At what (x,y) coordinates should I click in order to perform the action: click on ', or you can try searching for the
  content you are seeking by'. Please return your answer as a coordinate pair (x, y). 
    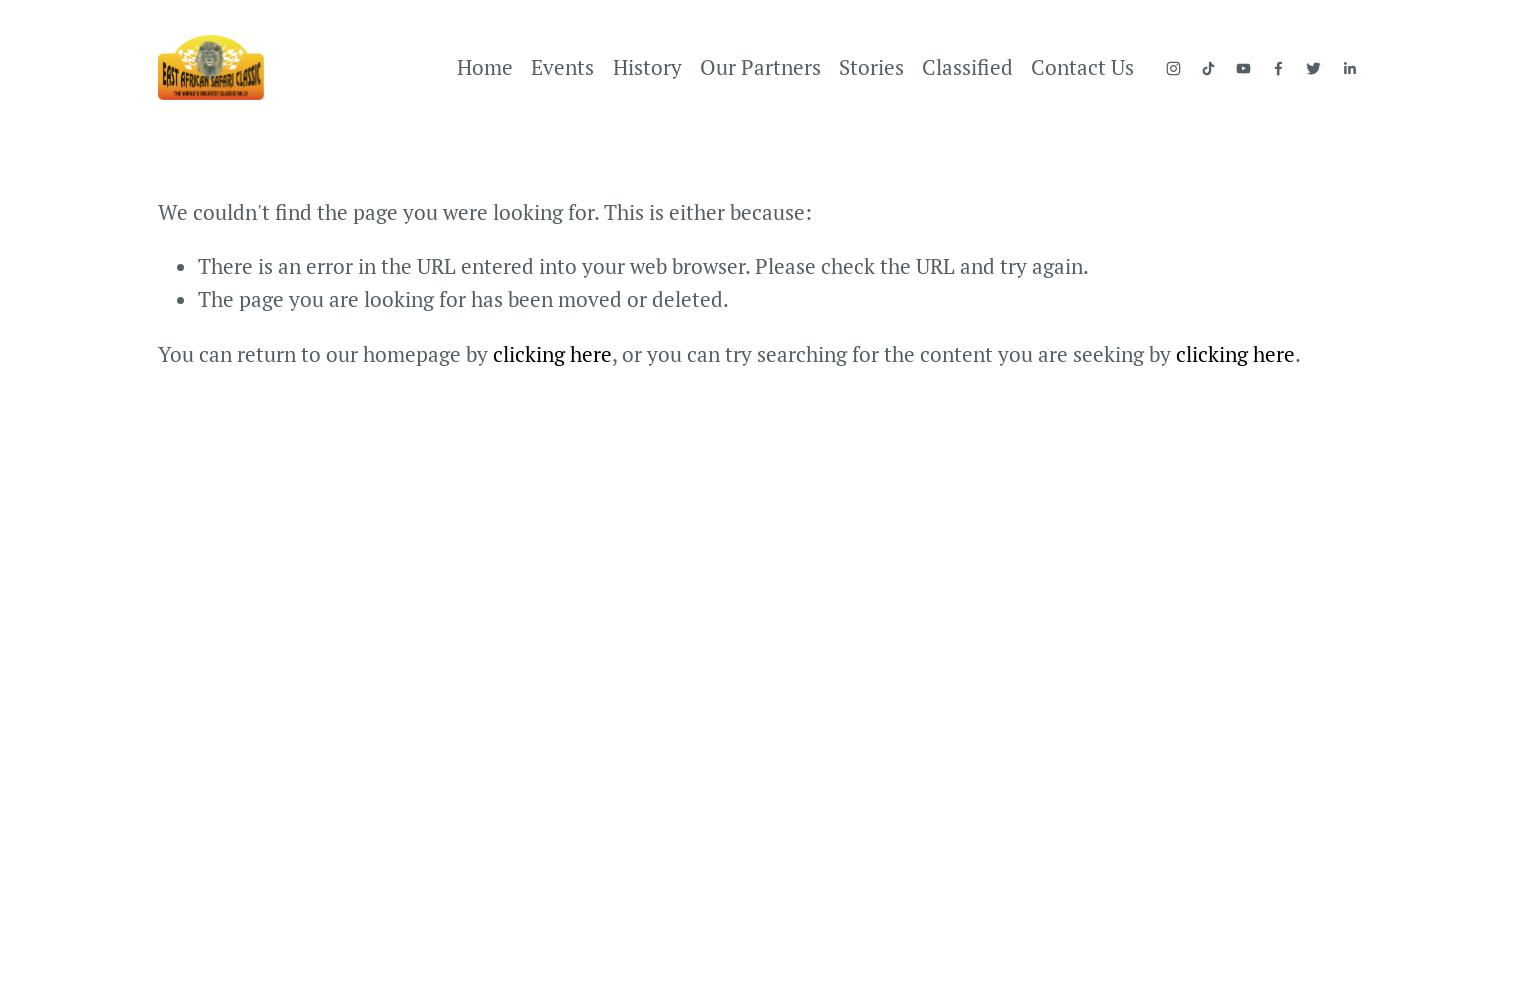
    Looking at the image, I should click on (609, 352).